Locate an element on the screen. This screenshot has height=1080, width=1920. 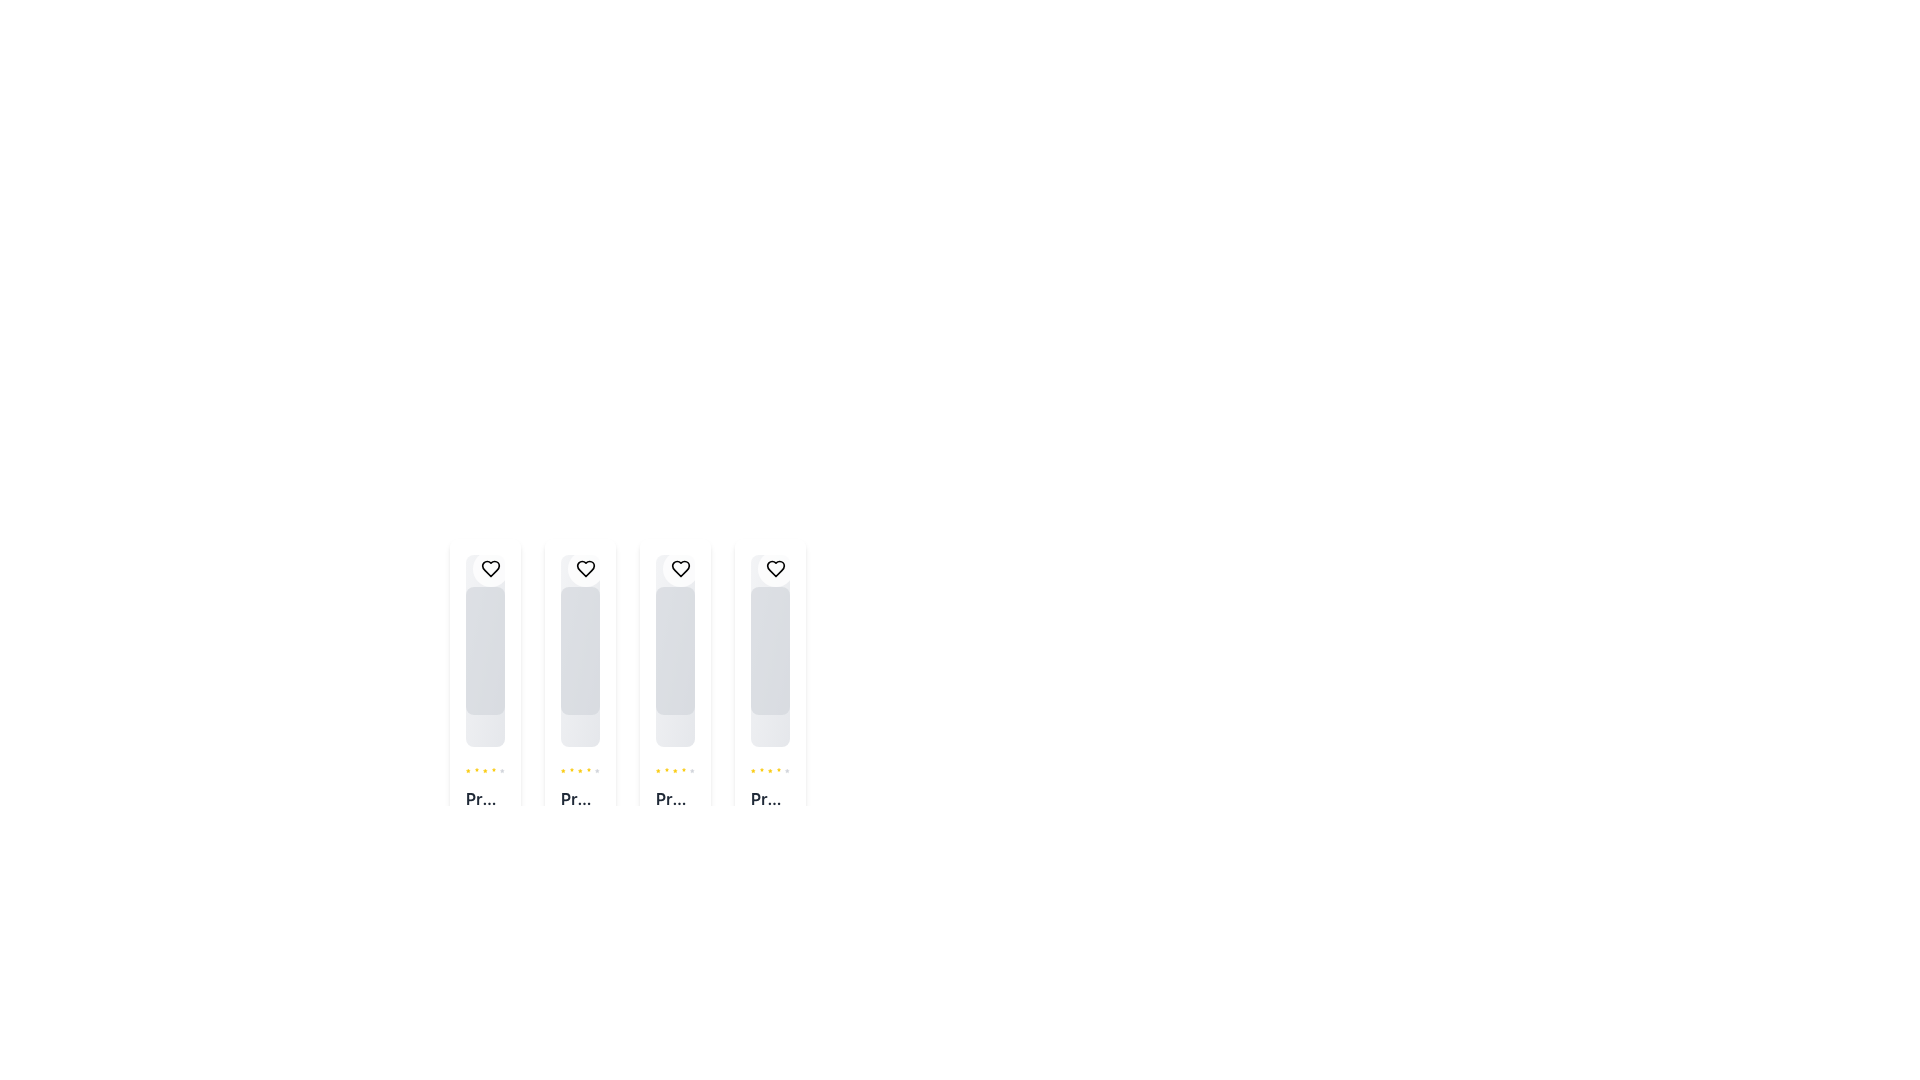
the vertically elongated rectangle placeholder element with rounded corners and a light gray background, which is the second column in a row of four columns is located at coordinates (579, 651).